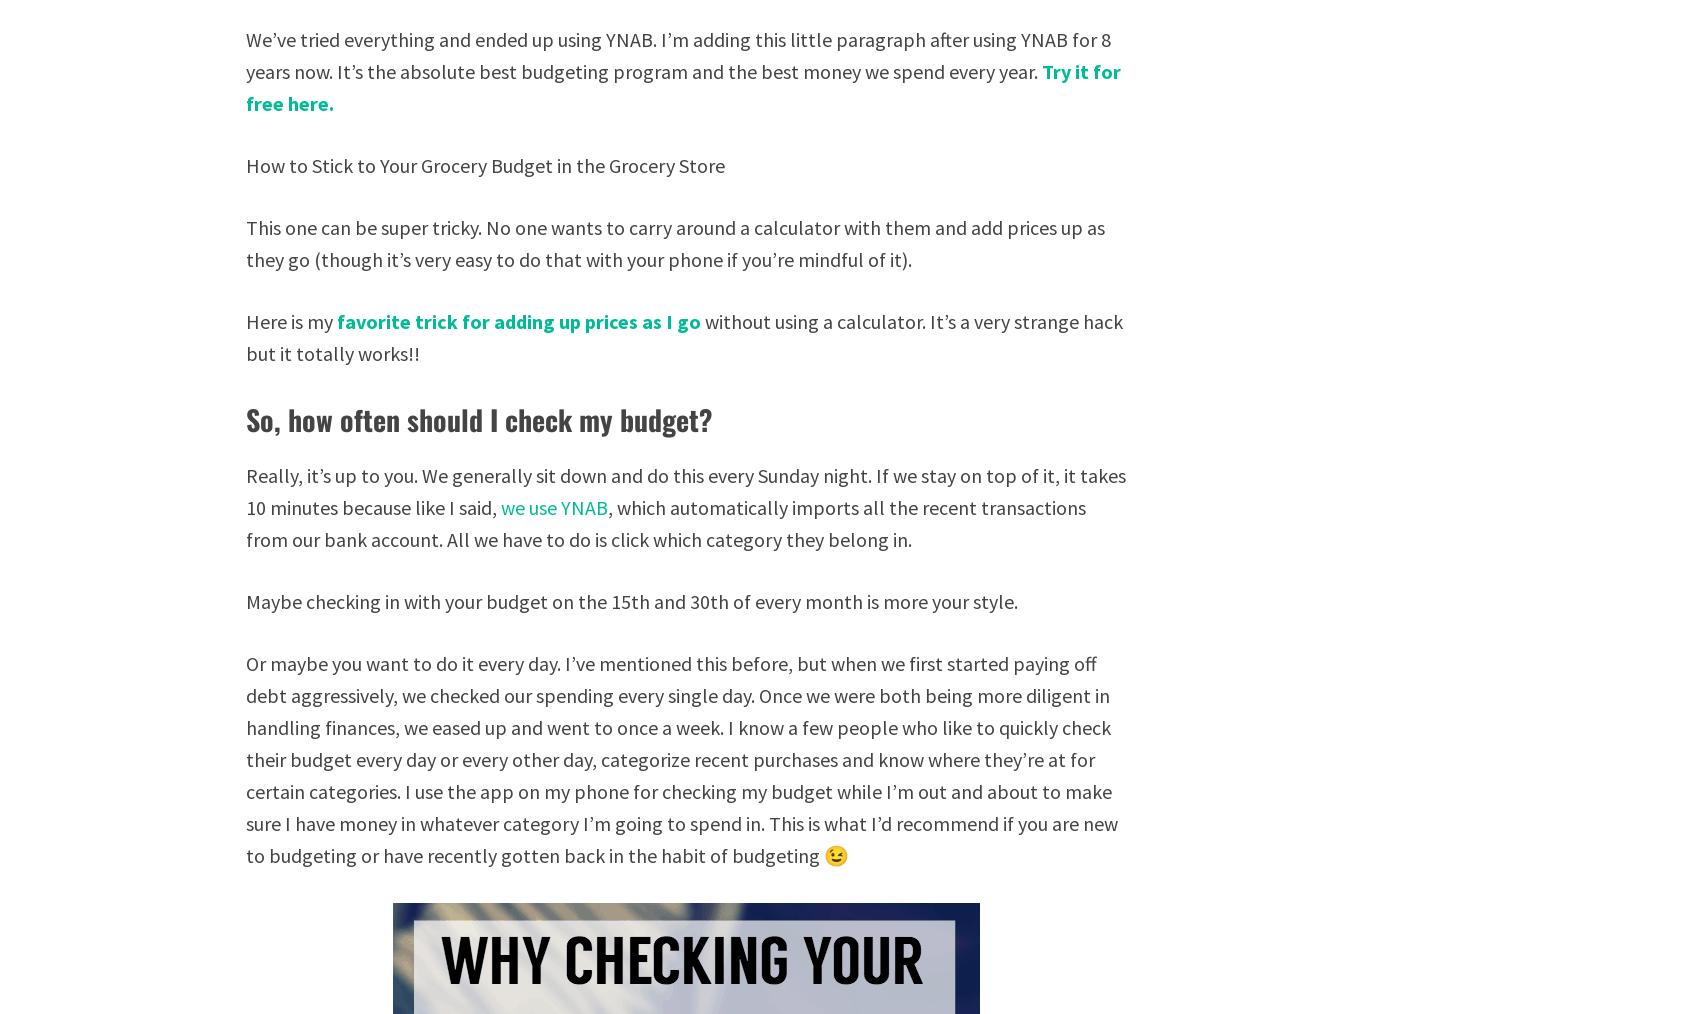 Image resolution: width=1692 pixels, height=1014 pixels. I want to click on 'Here is my', so click(246, 321).